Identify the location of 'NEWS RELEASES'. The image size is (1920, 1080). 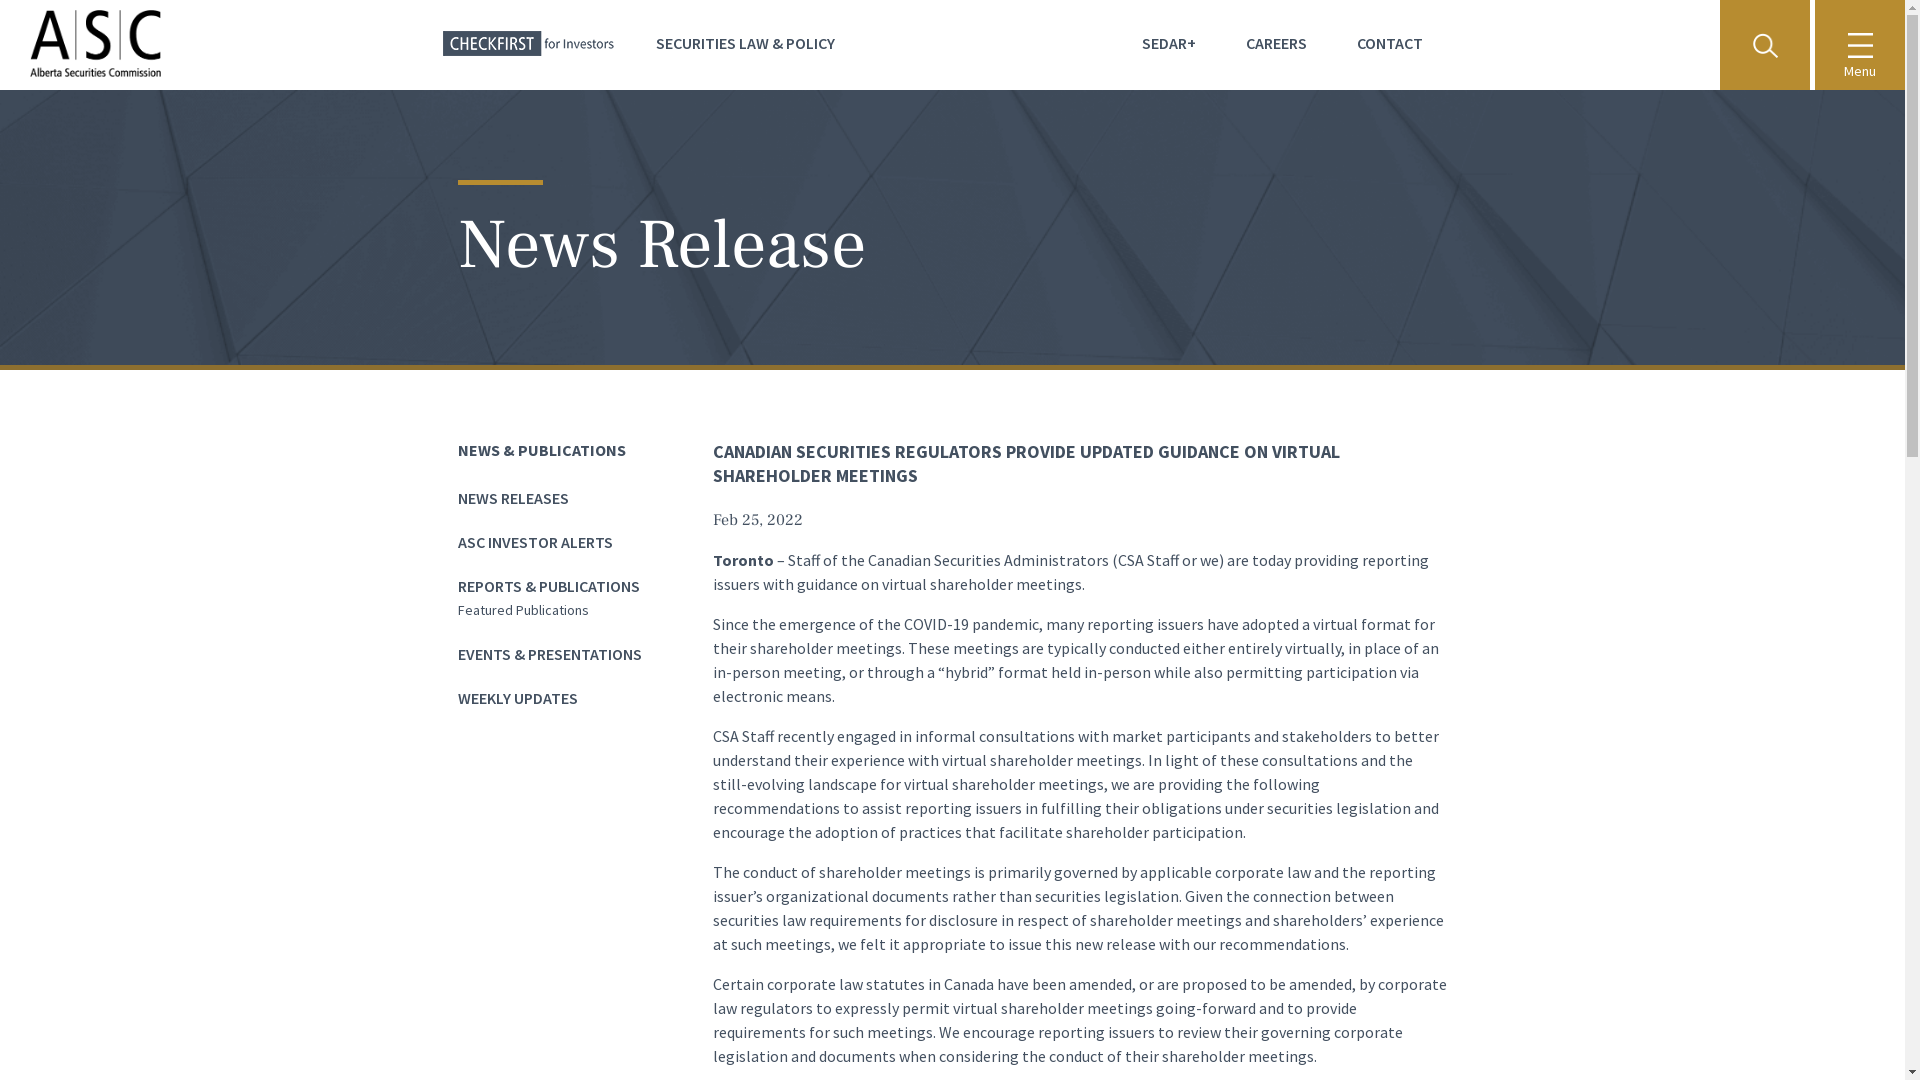
(513, 496).